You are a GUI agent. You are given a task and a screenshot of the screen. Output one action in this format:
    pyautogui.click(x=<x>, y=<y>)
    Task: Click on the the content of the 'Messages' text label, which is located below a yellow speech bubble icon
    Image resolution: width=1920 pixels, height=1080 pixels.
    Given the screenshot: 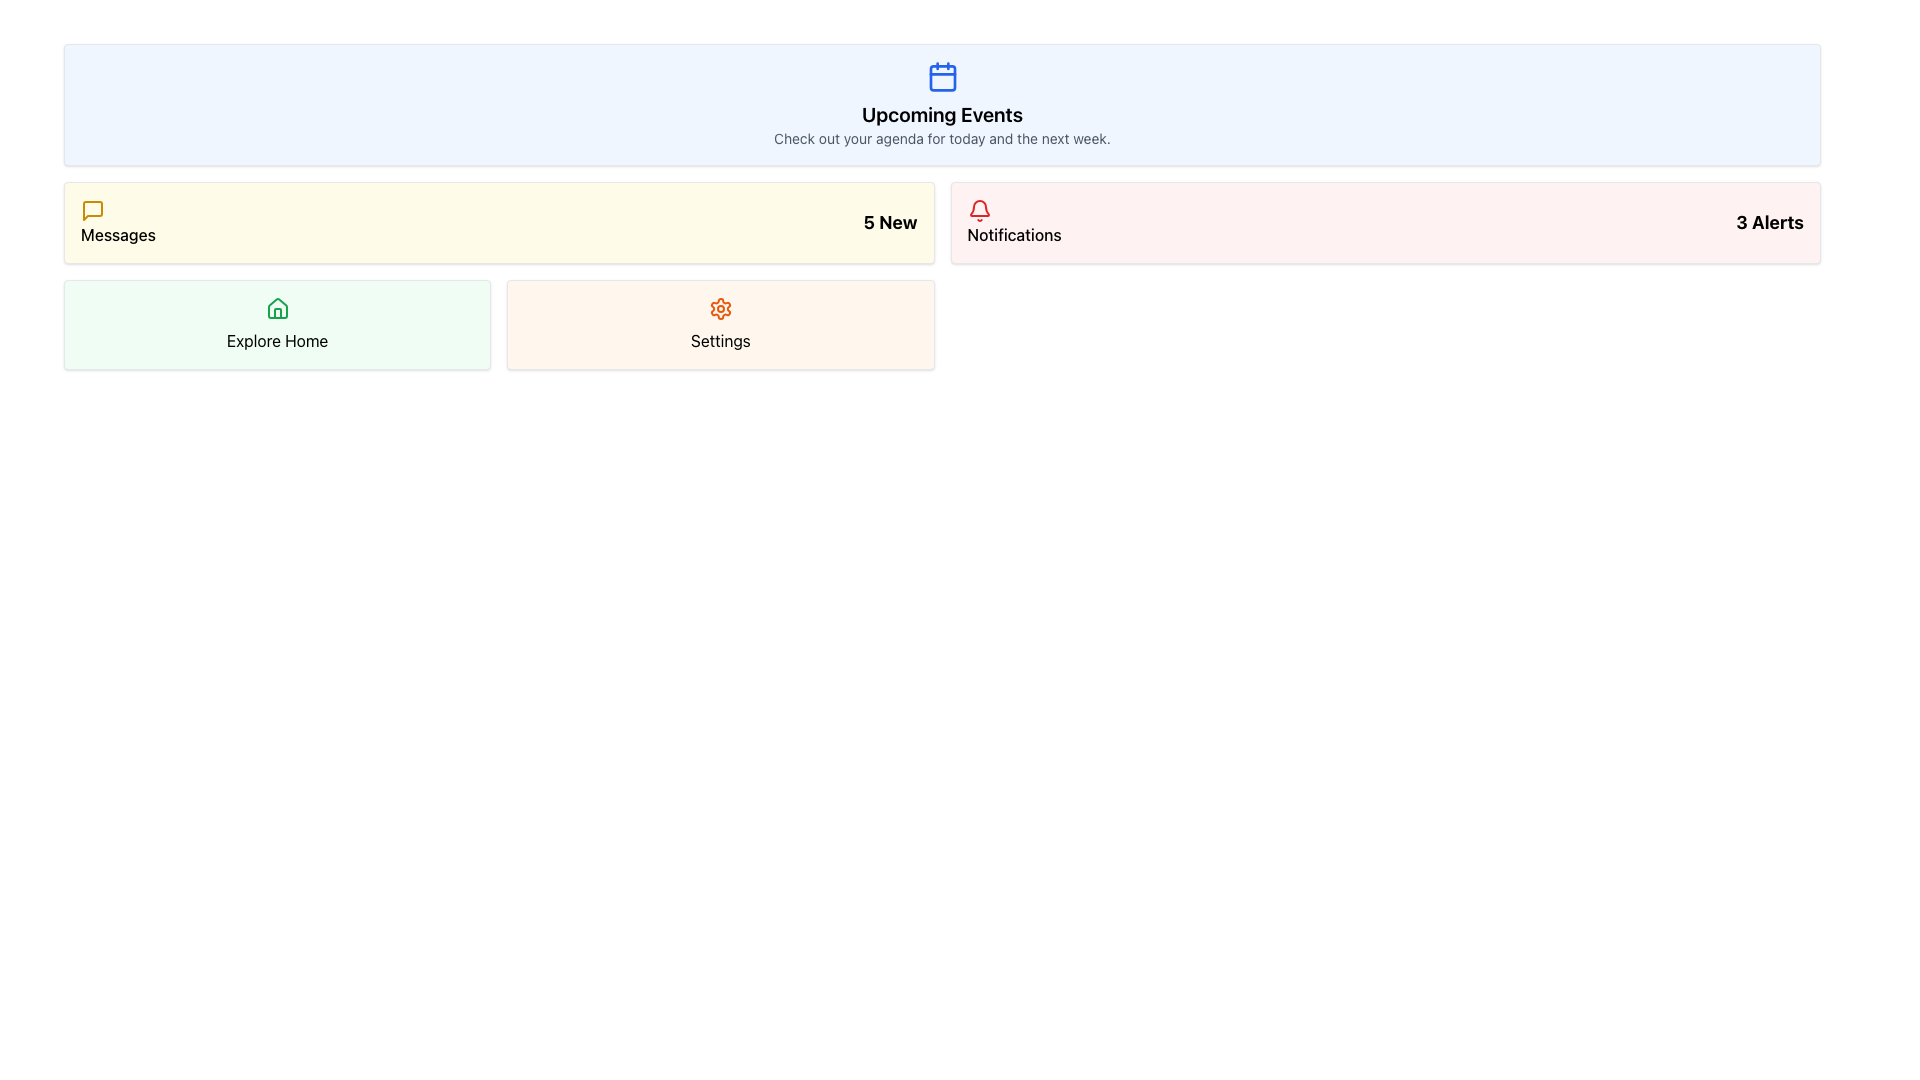 What is the action you would take?
    pyautogui.click(x=117, y=223)
    